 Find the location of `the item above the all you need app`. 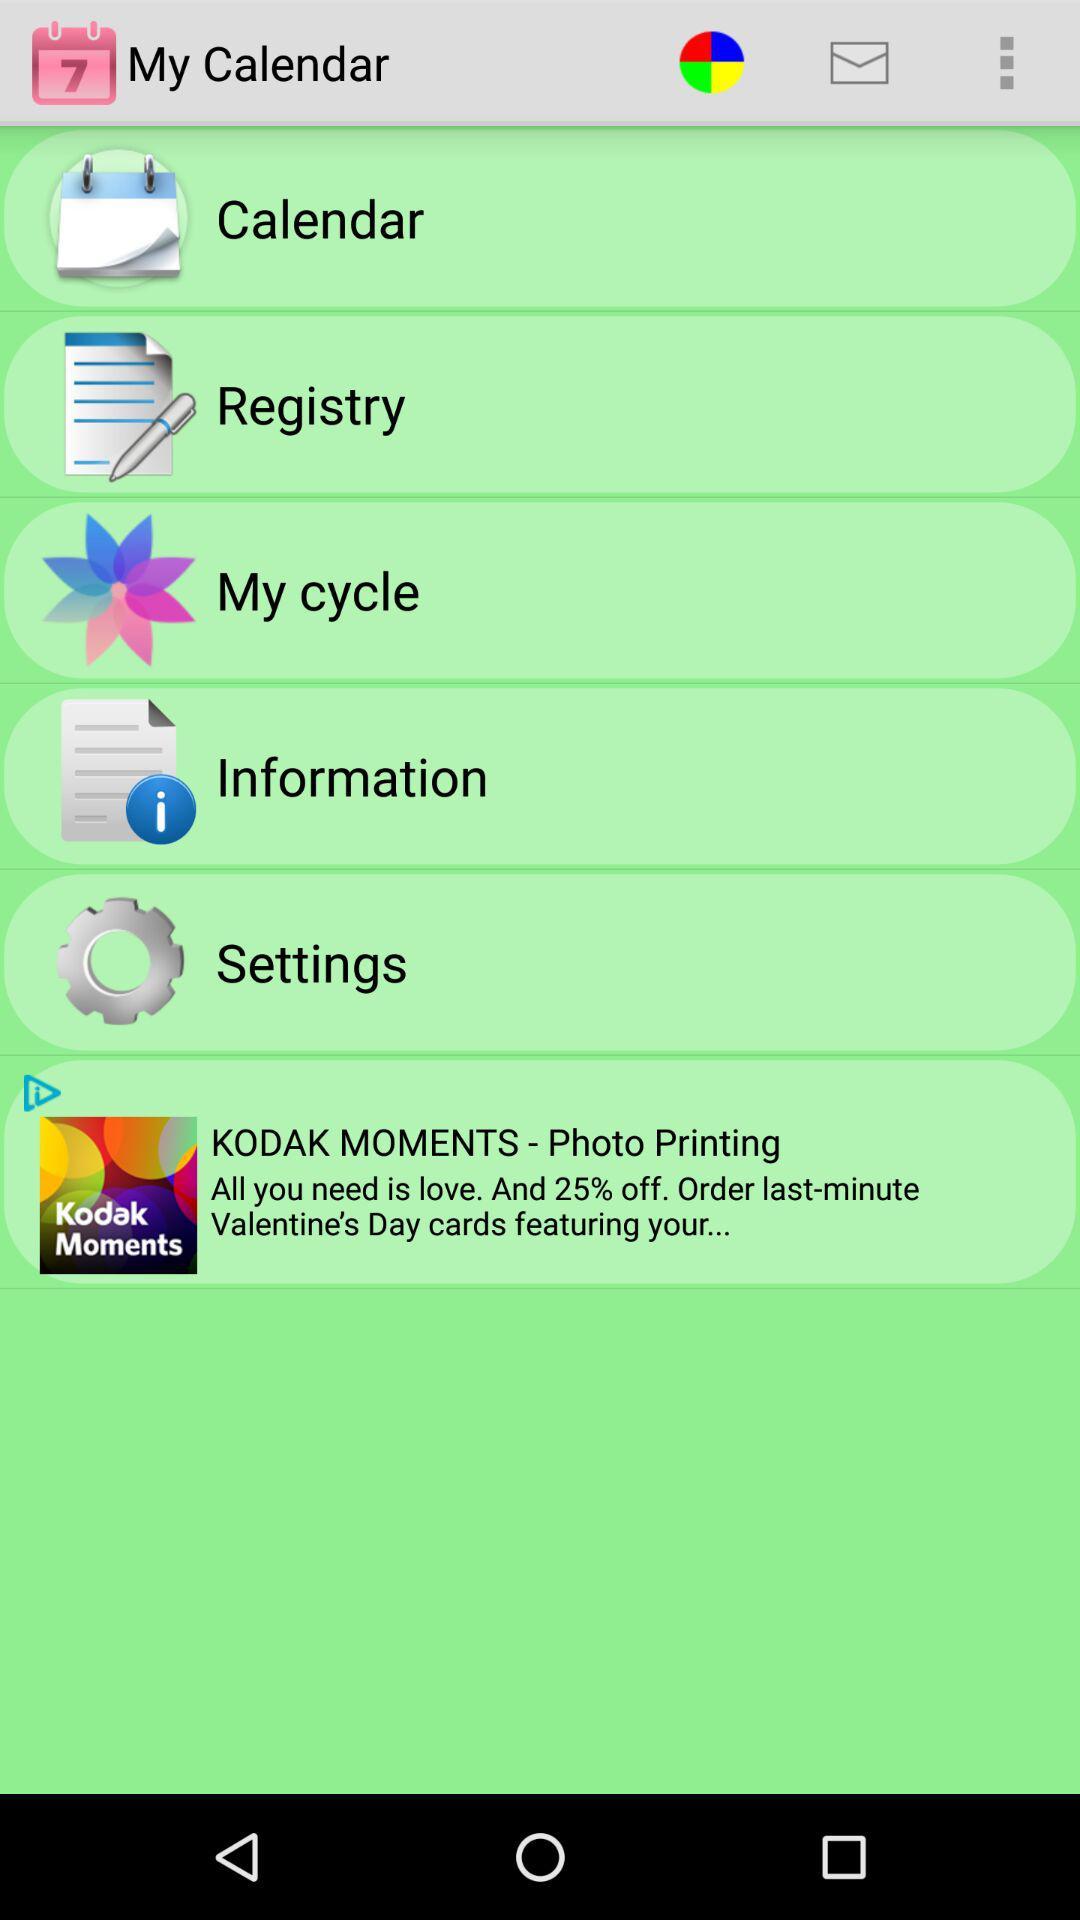

the item above the all you need app is located at coordinates (1006, 62).